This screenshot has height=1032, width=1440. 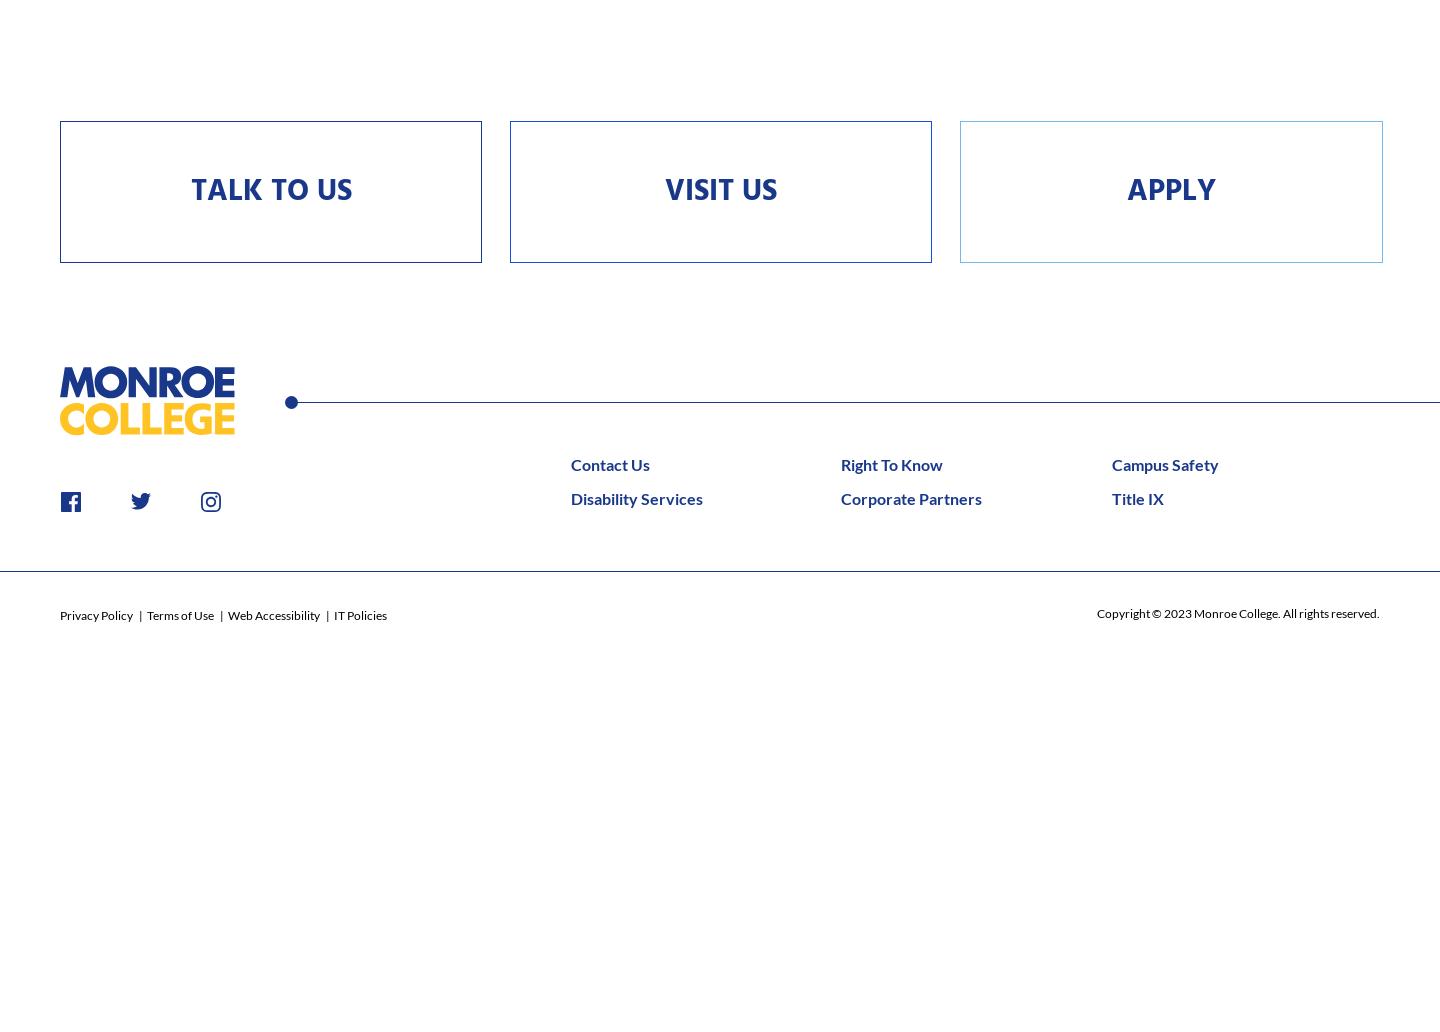 What do you see at coordinates (97, 614) in the screenshot?
I see `'Privacy Policy'` at bounding box center [97, 614].